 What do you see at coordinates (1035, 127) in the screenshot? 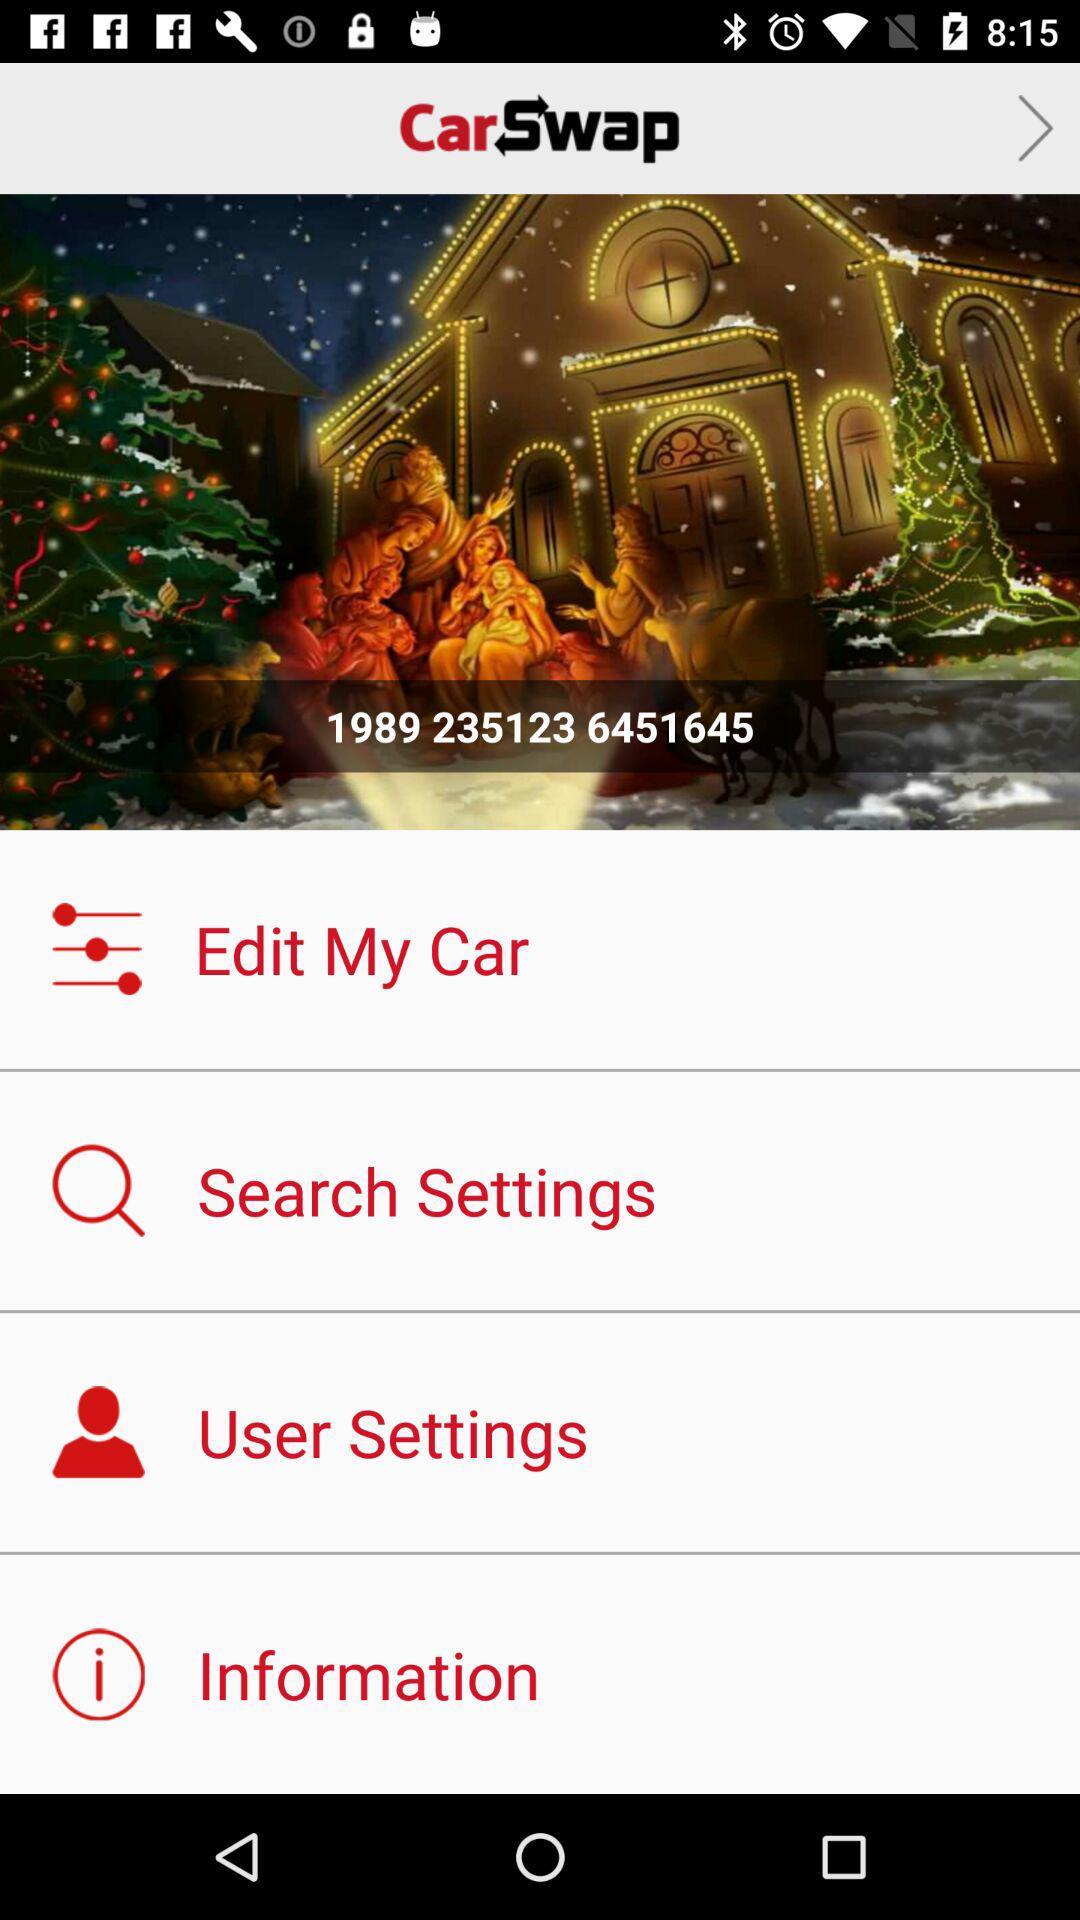
I see `move to next item` at bounding box center [1035, 127].